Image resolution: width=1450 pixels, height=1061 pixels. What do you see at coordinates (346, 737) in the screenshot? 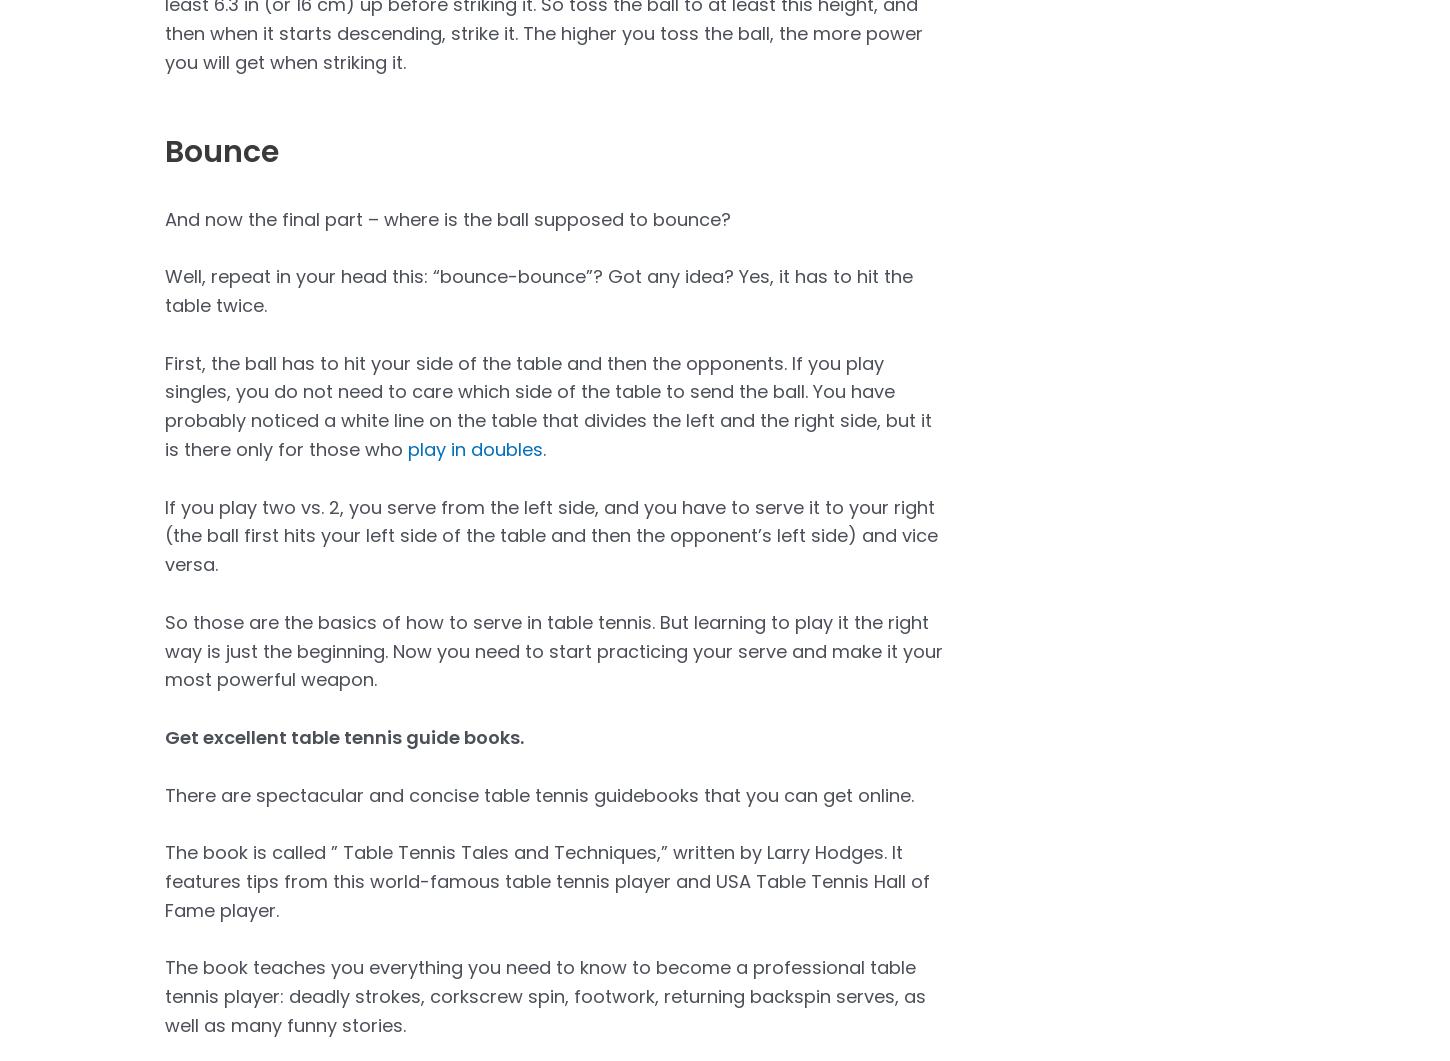
I see `'Get excellent table tennis guide books.'` at bounding box center [346, 737].